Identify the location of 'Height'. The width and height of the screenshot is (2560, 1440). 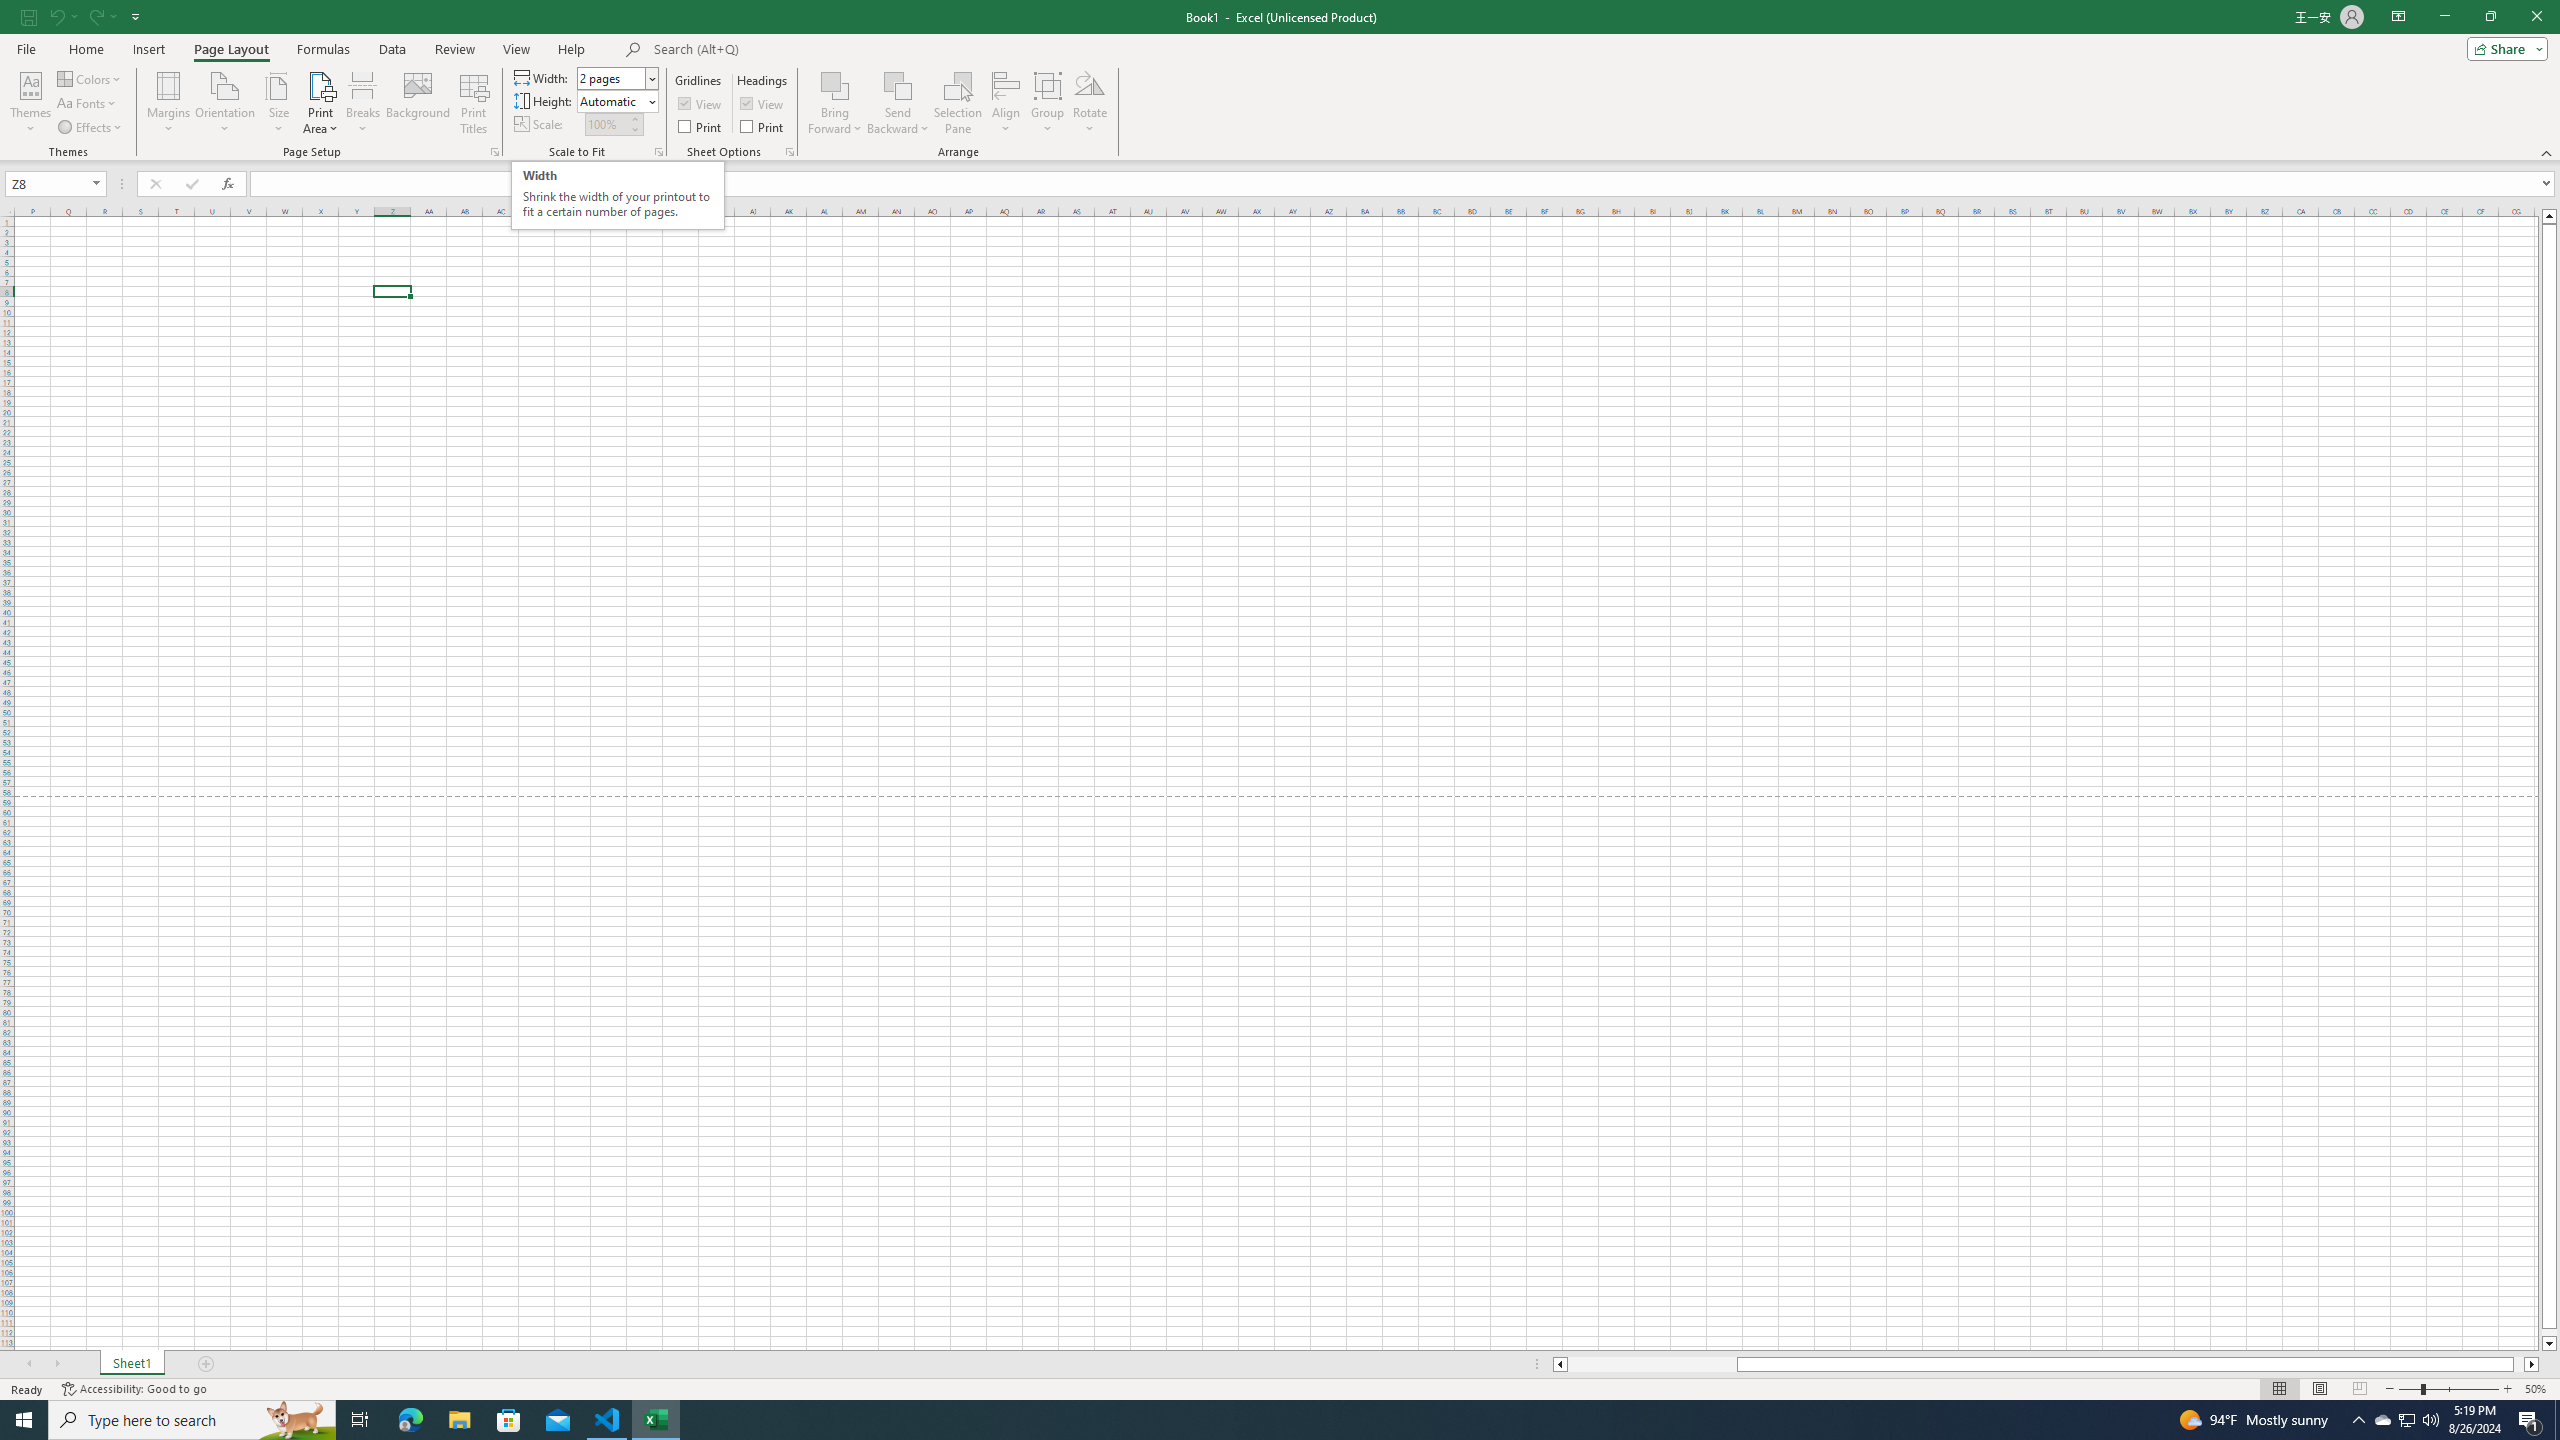
(615, 99).